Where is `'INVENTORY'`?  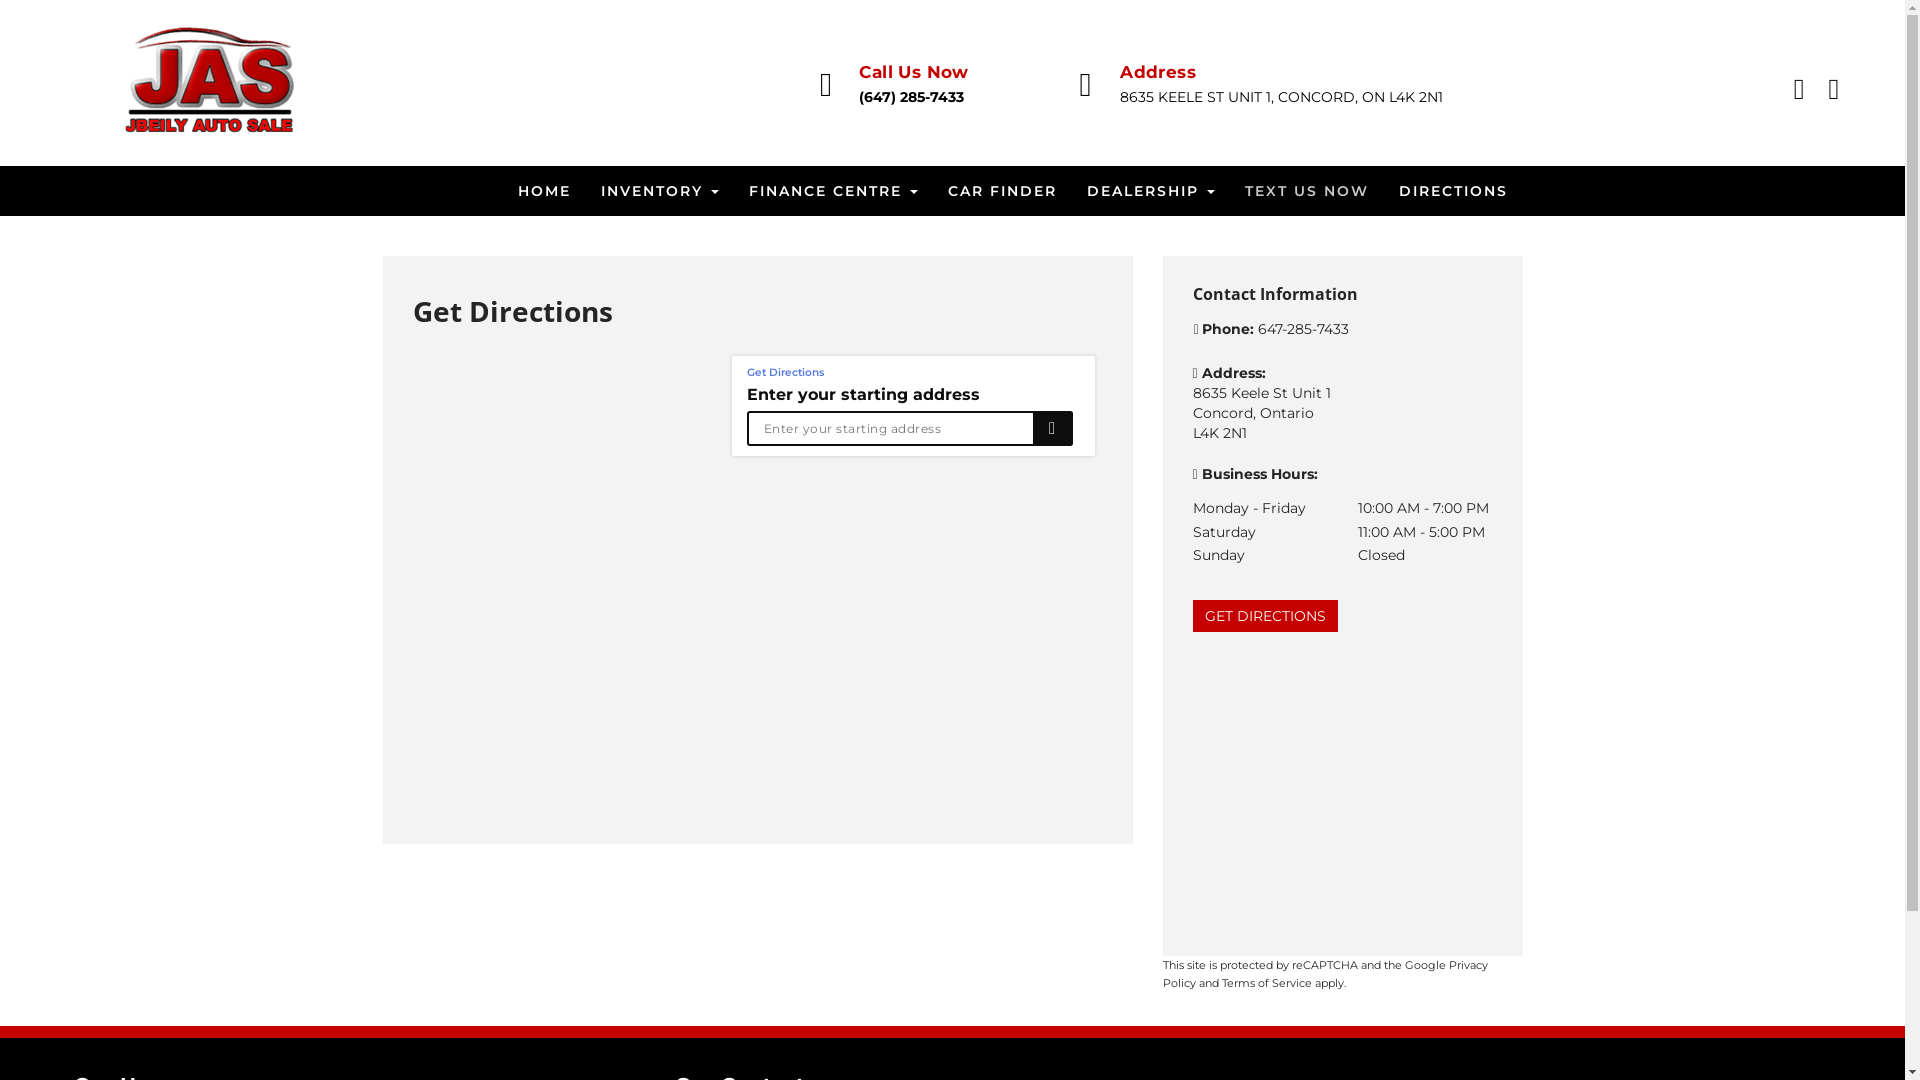
'INVENTORY' is located at coordinates (660, 191).